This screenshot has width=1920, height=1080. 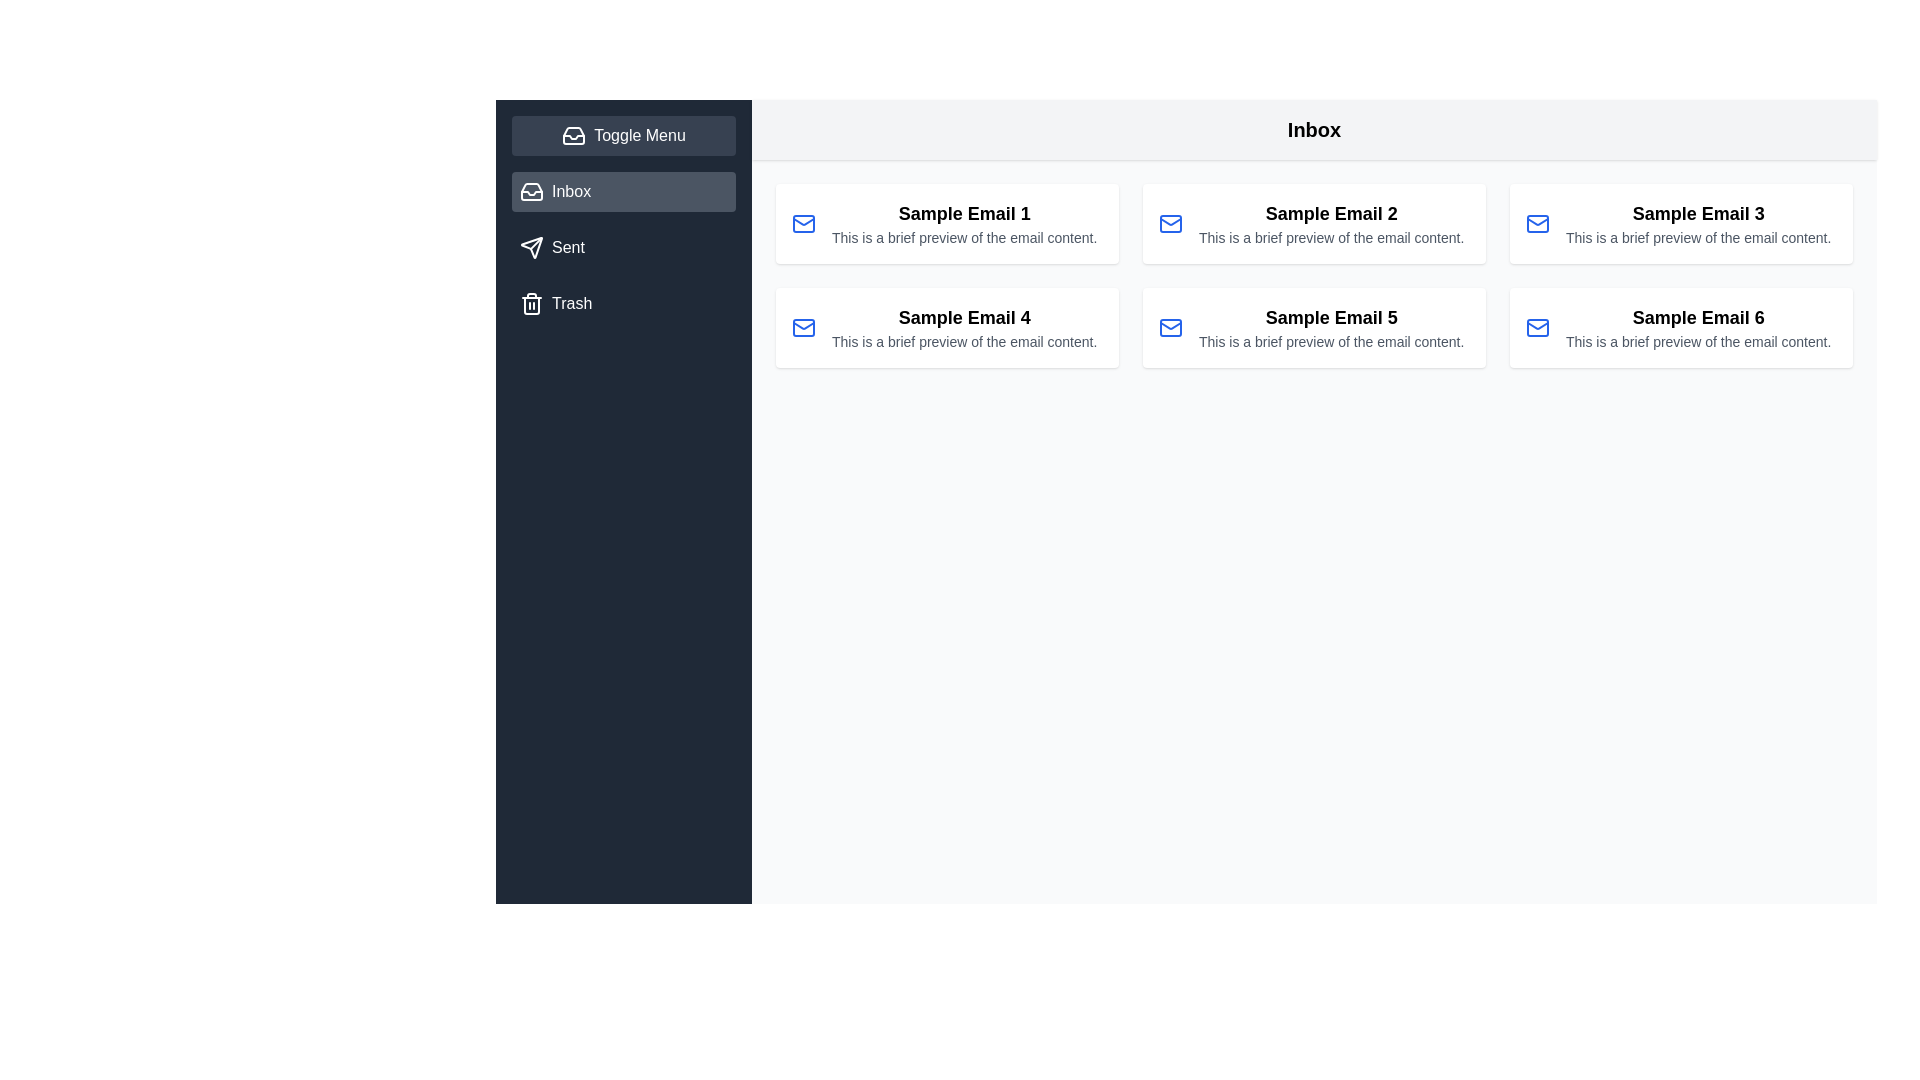 What do you see at coordinates (964, 223) in the screenshot?
I see `the clickable email preview card located in the first row and first column of the grid, next to the blue email icon` at bounding box center [964, 223].